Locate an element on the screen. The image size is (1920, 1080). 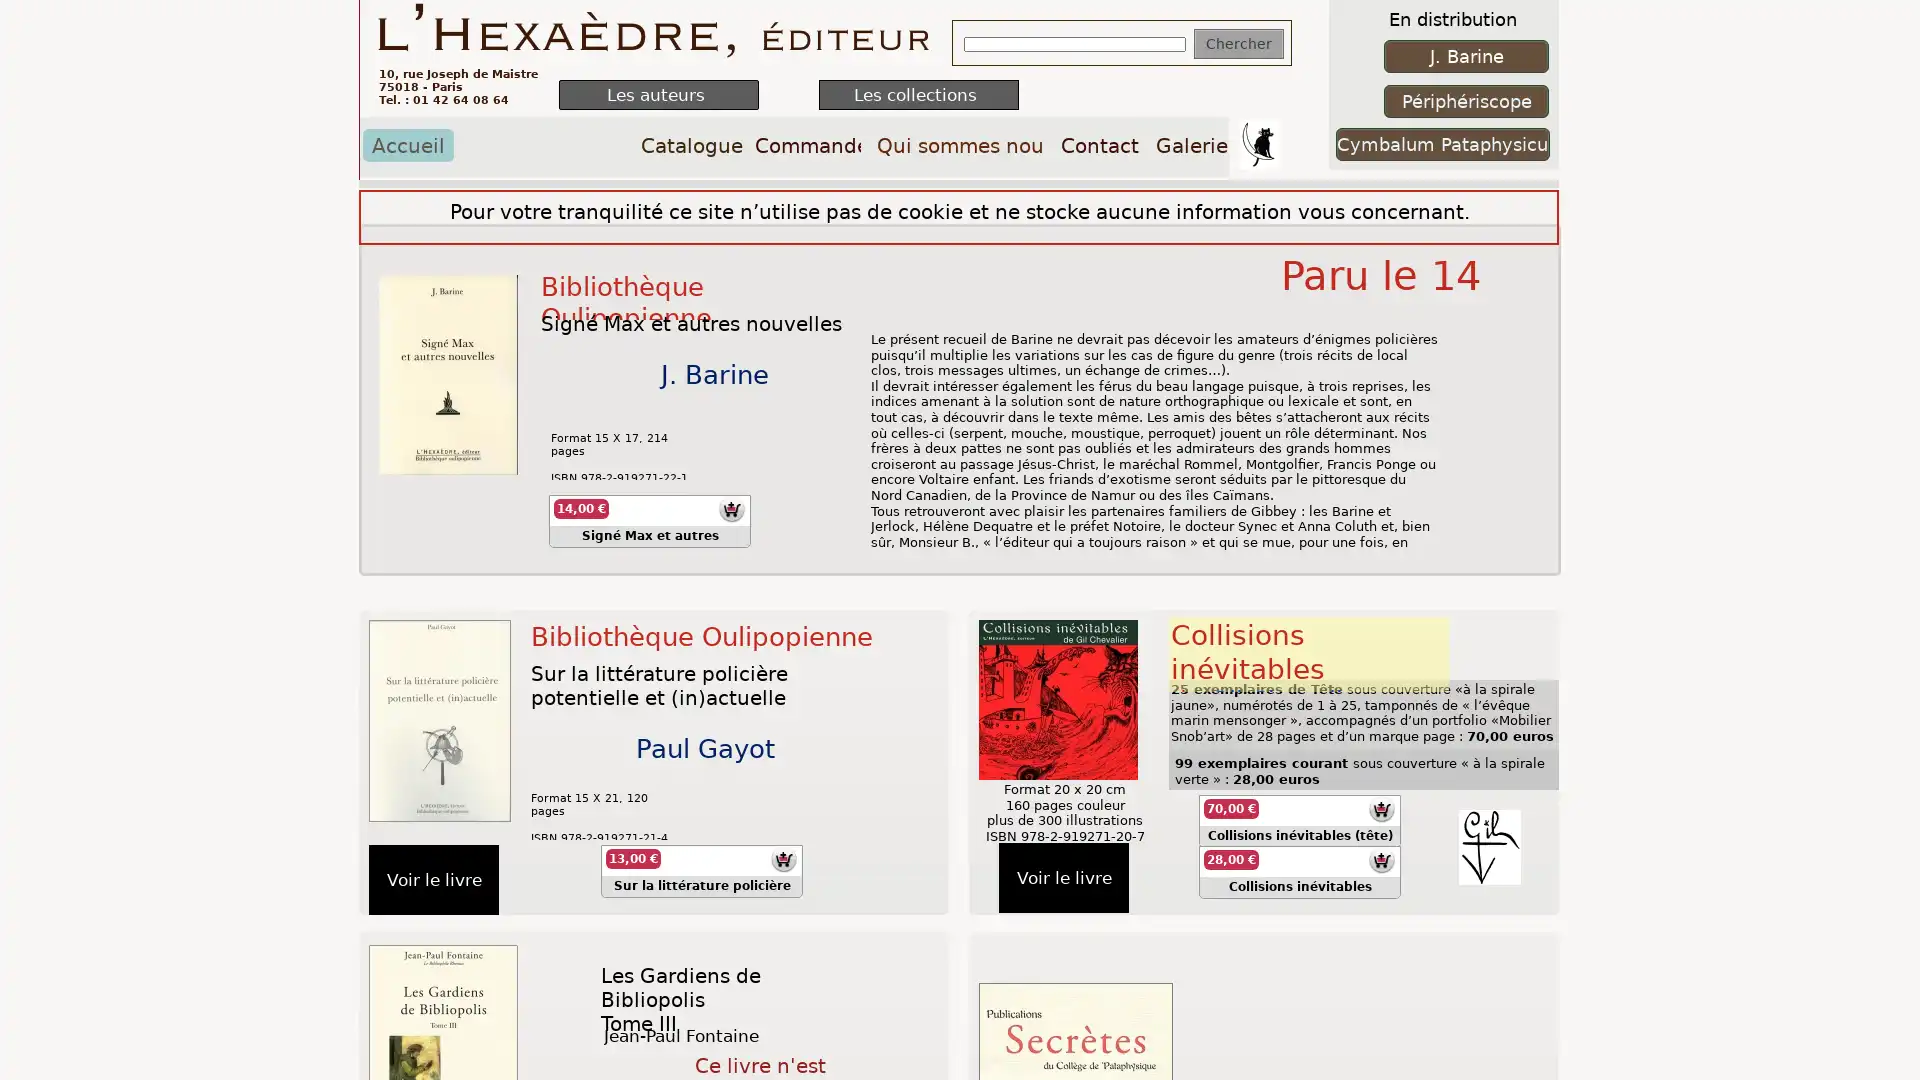
Qui sommes nous is located at coordinates (958, 144).